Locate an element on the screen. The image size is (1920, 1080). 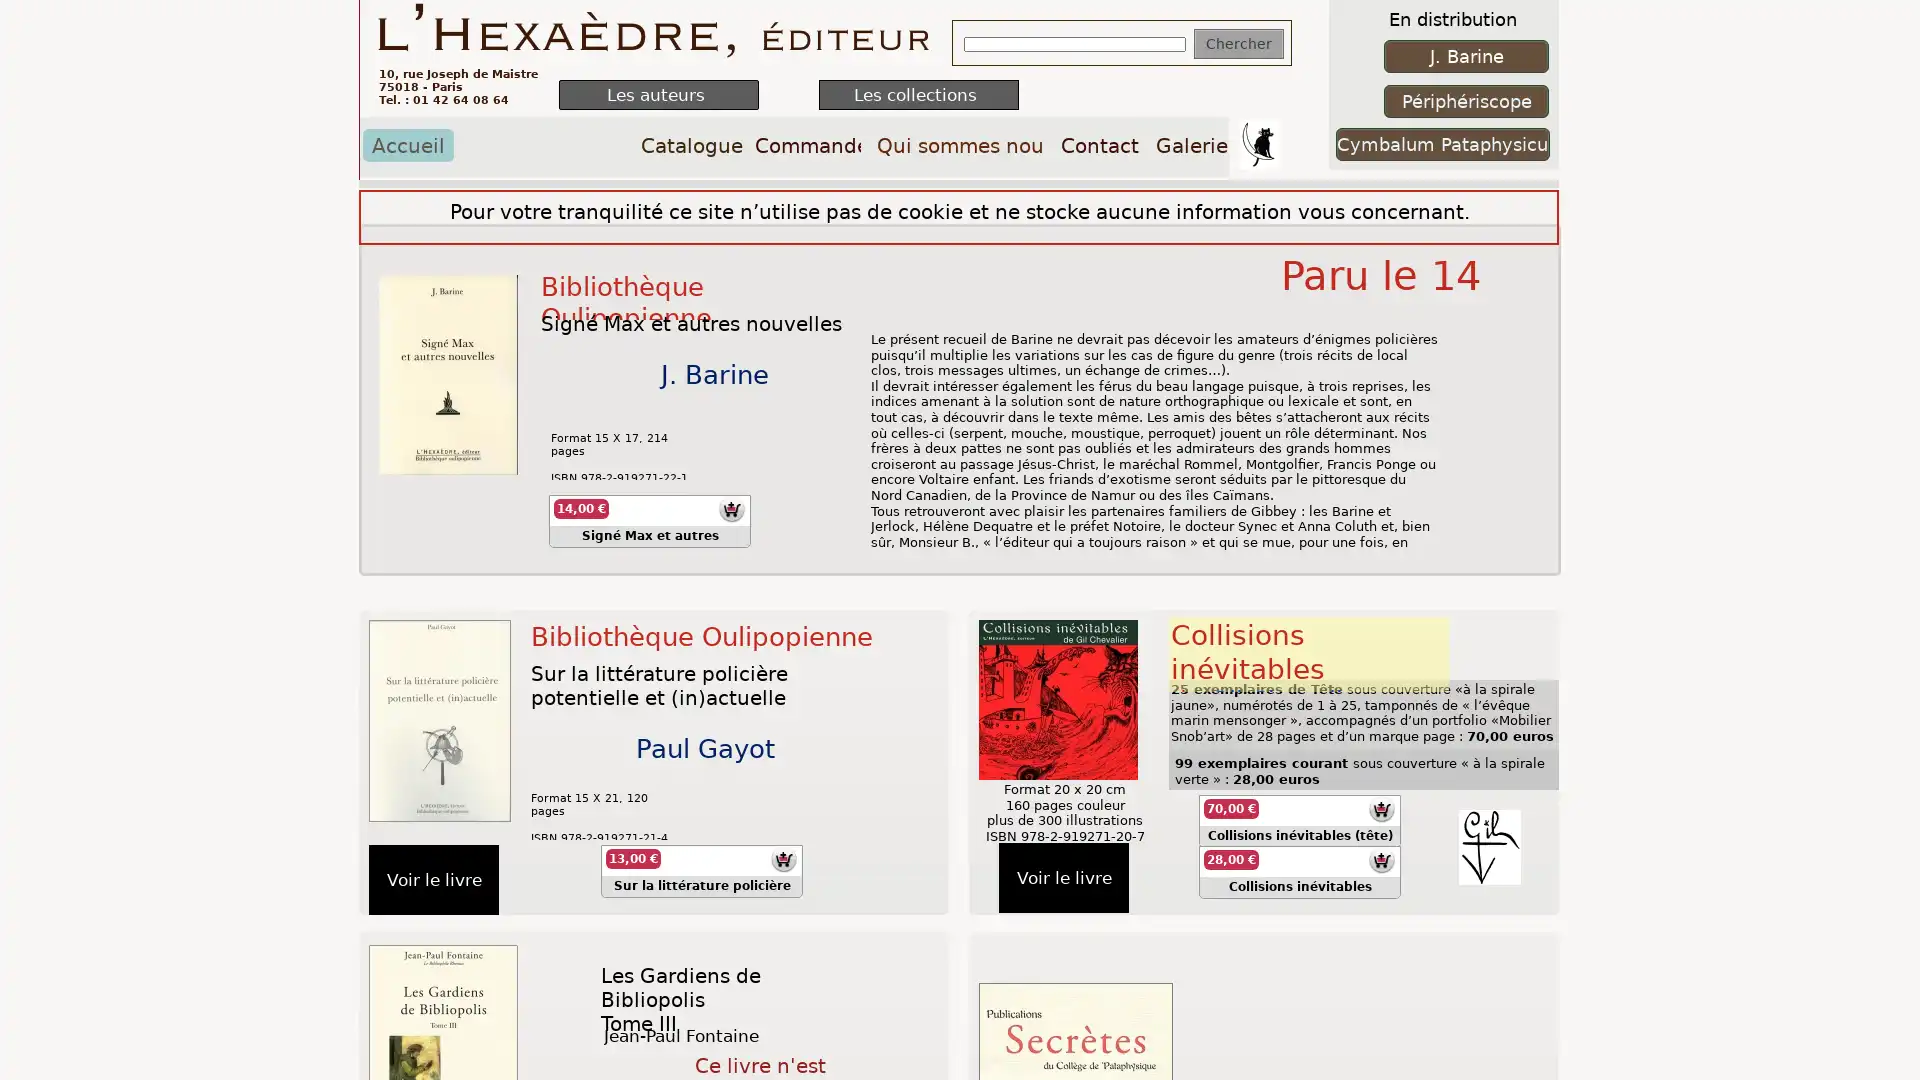
Qui sommes nous is located at coordinates (958, 144).